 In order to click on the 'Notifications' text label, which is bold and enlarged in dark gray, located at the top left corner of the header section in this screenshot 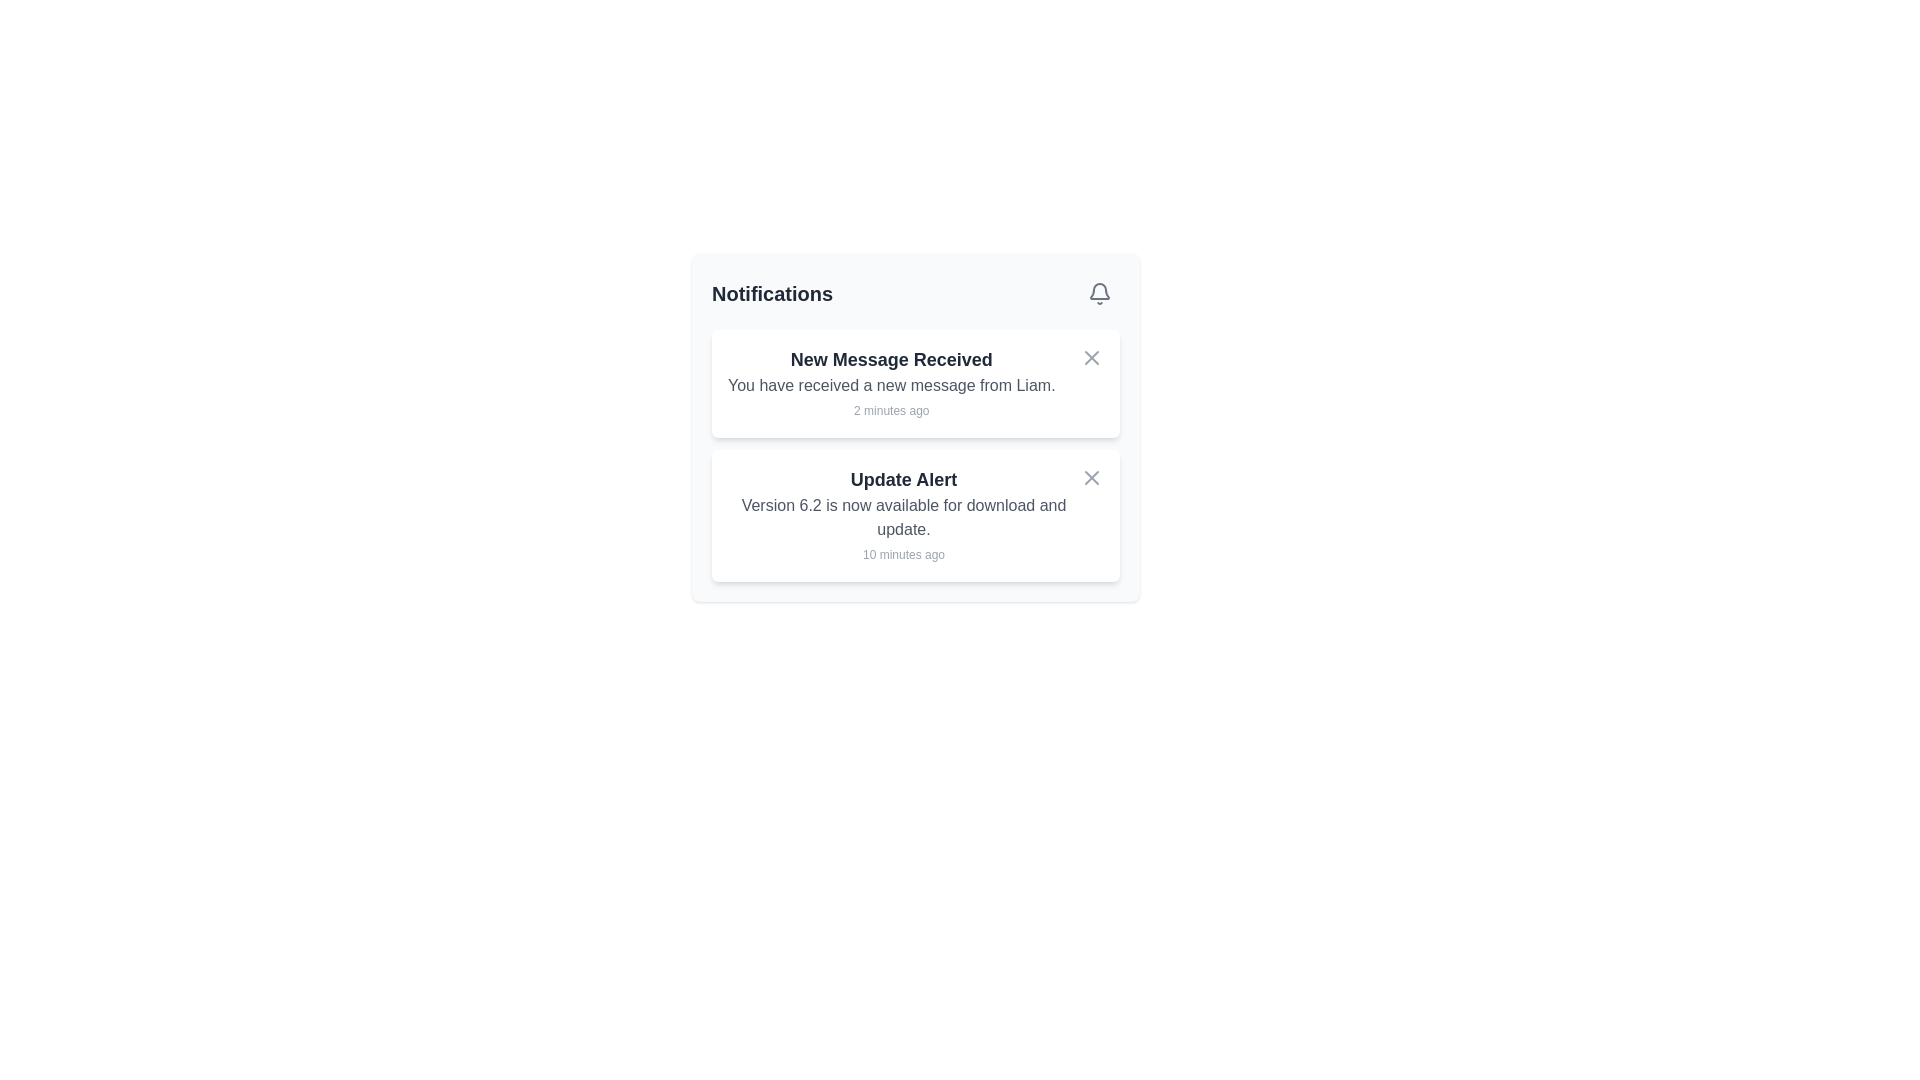, I will do `click(771, 293)`.